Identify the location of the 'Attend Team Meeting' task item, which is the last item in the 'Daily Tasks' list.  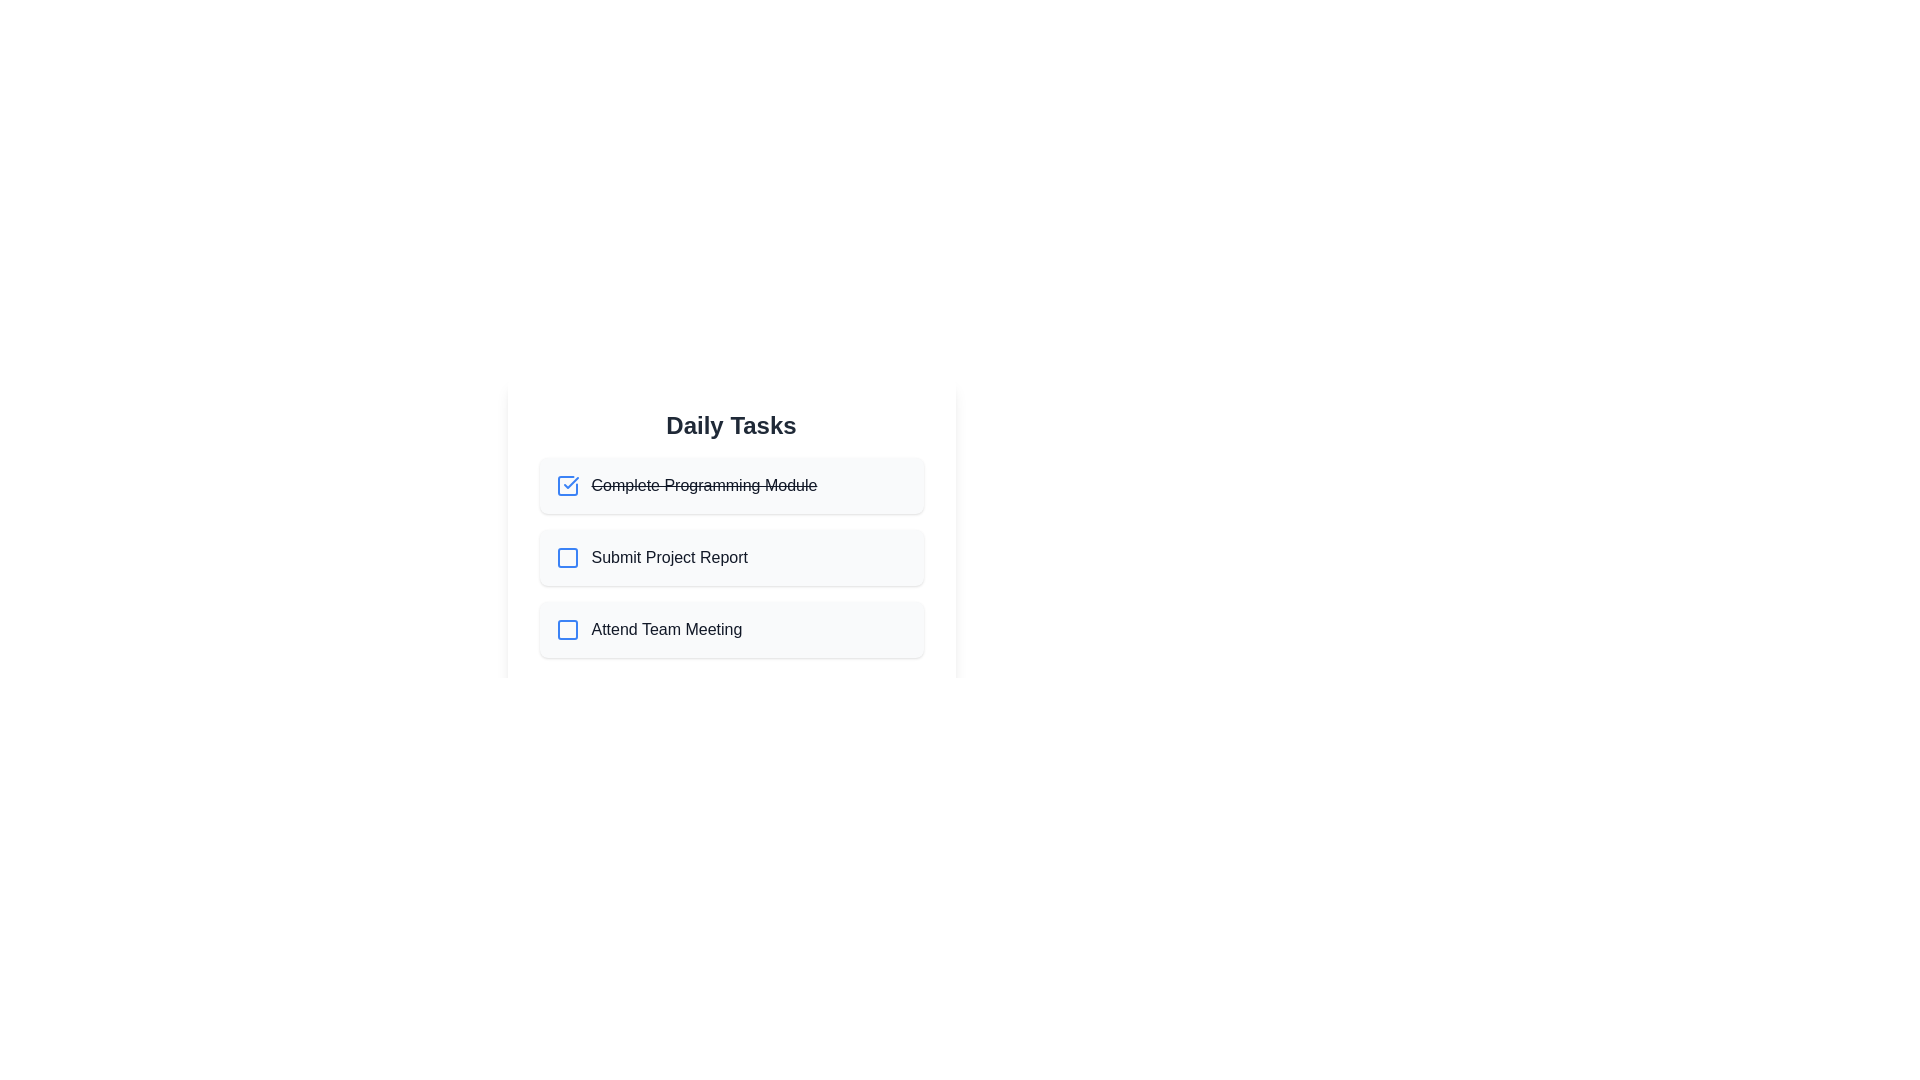
(730, 628).